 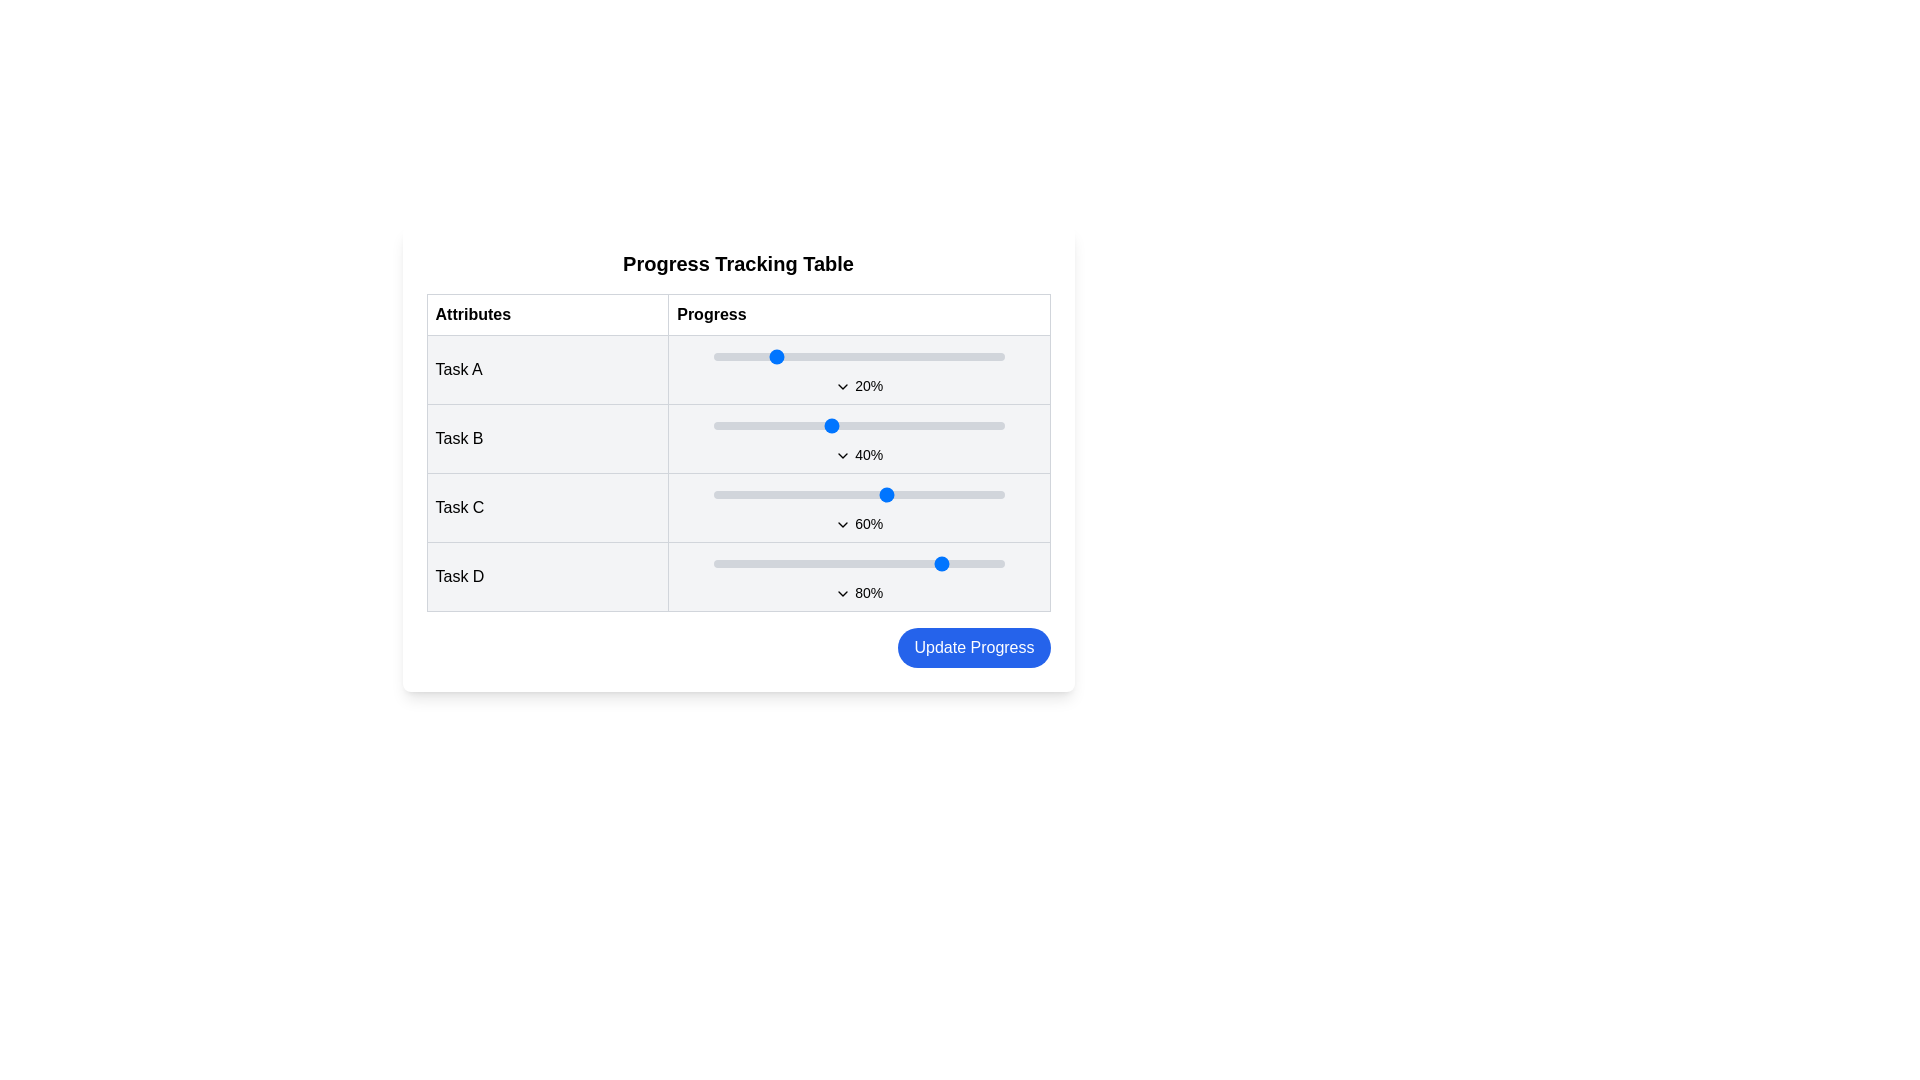 I want to click on progress value, so click(x=830, y=356).